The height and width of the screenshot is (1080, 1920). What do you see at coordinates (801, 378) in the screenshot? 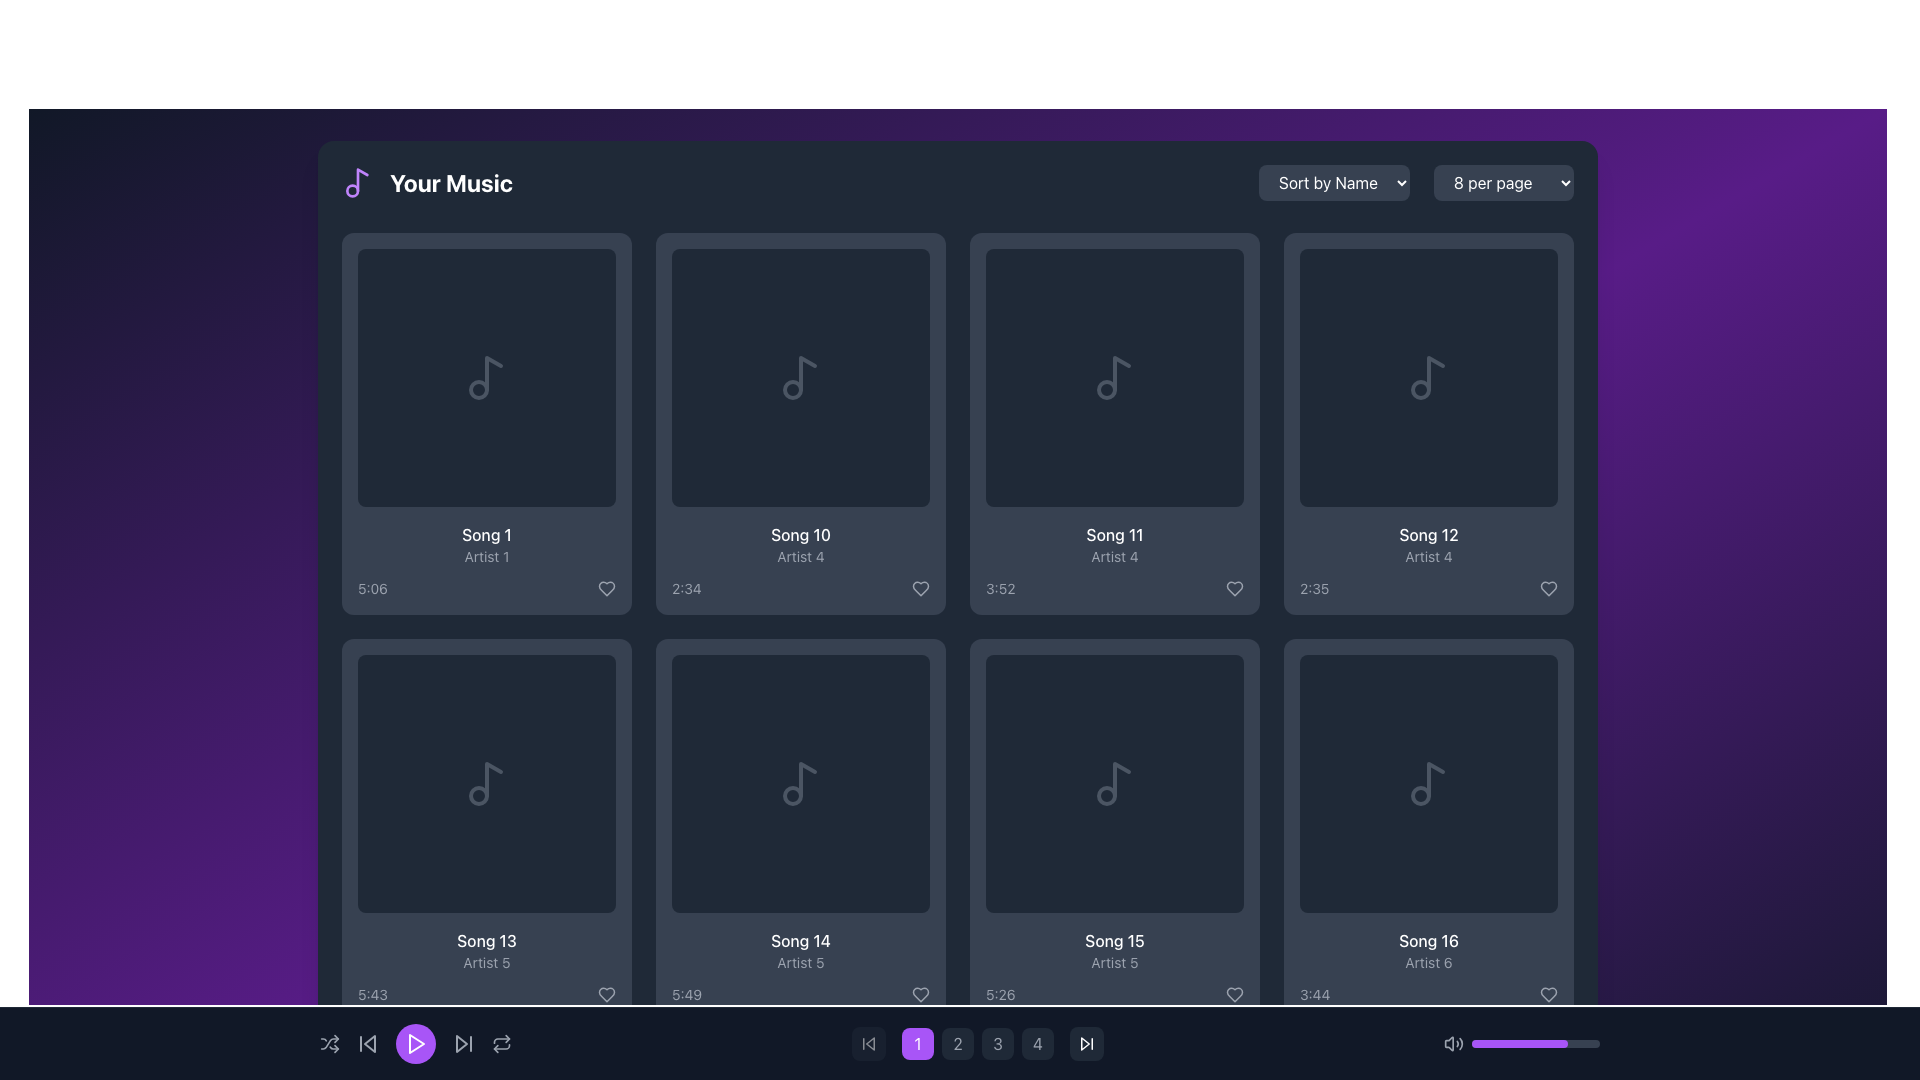
I see `the Image placeholder for the song 'Song 10' by 'Artist 4'` at bounding box center [801, 378].